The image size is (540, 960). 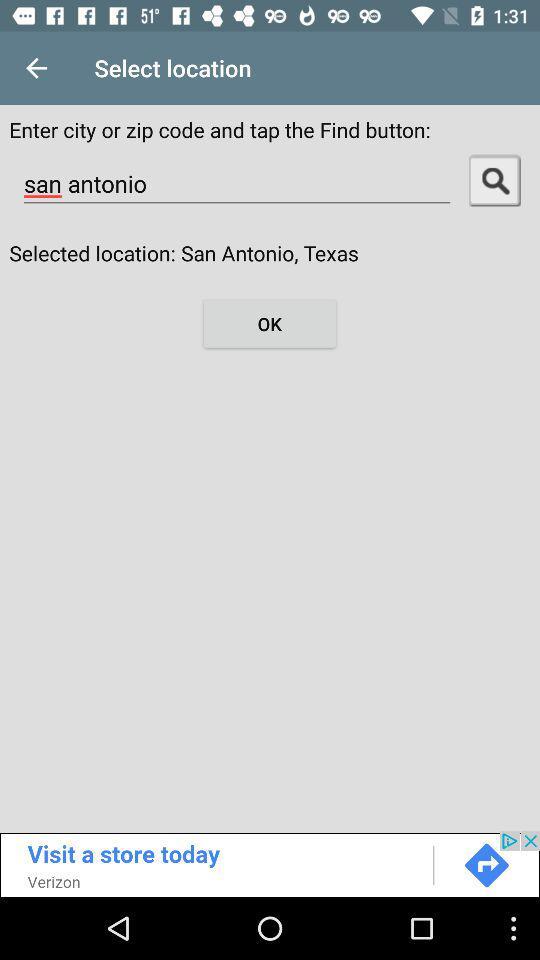 I want to click on visit the store, so click(x=270, y=863).